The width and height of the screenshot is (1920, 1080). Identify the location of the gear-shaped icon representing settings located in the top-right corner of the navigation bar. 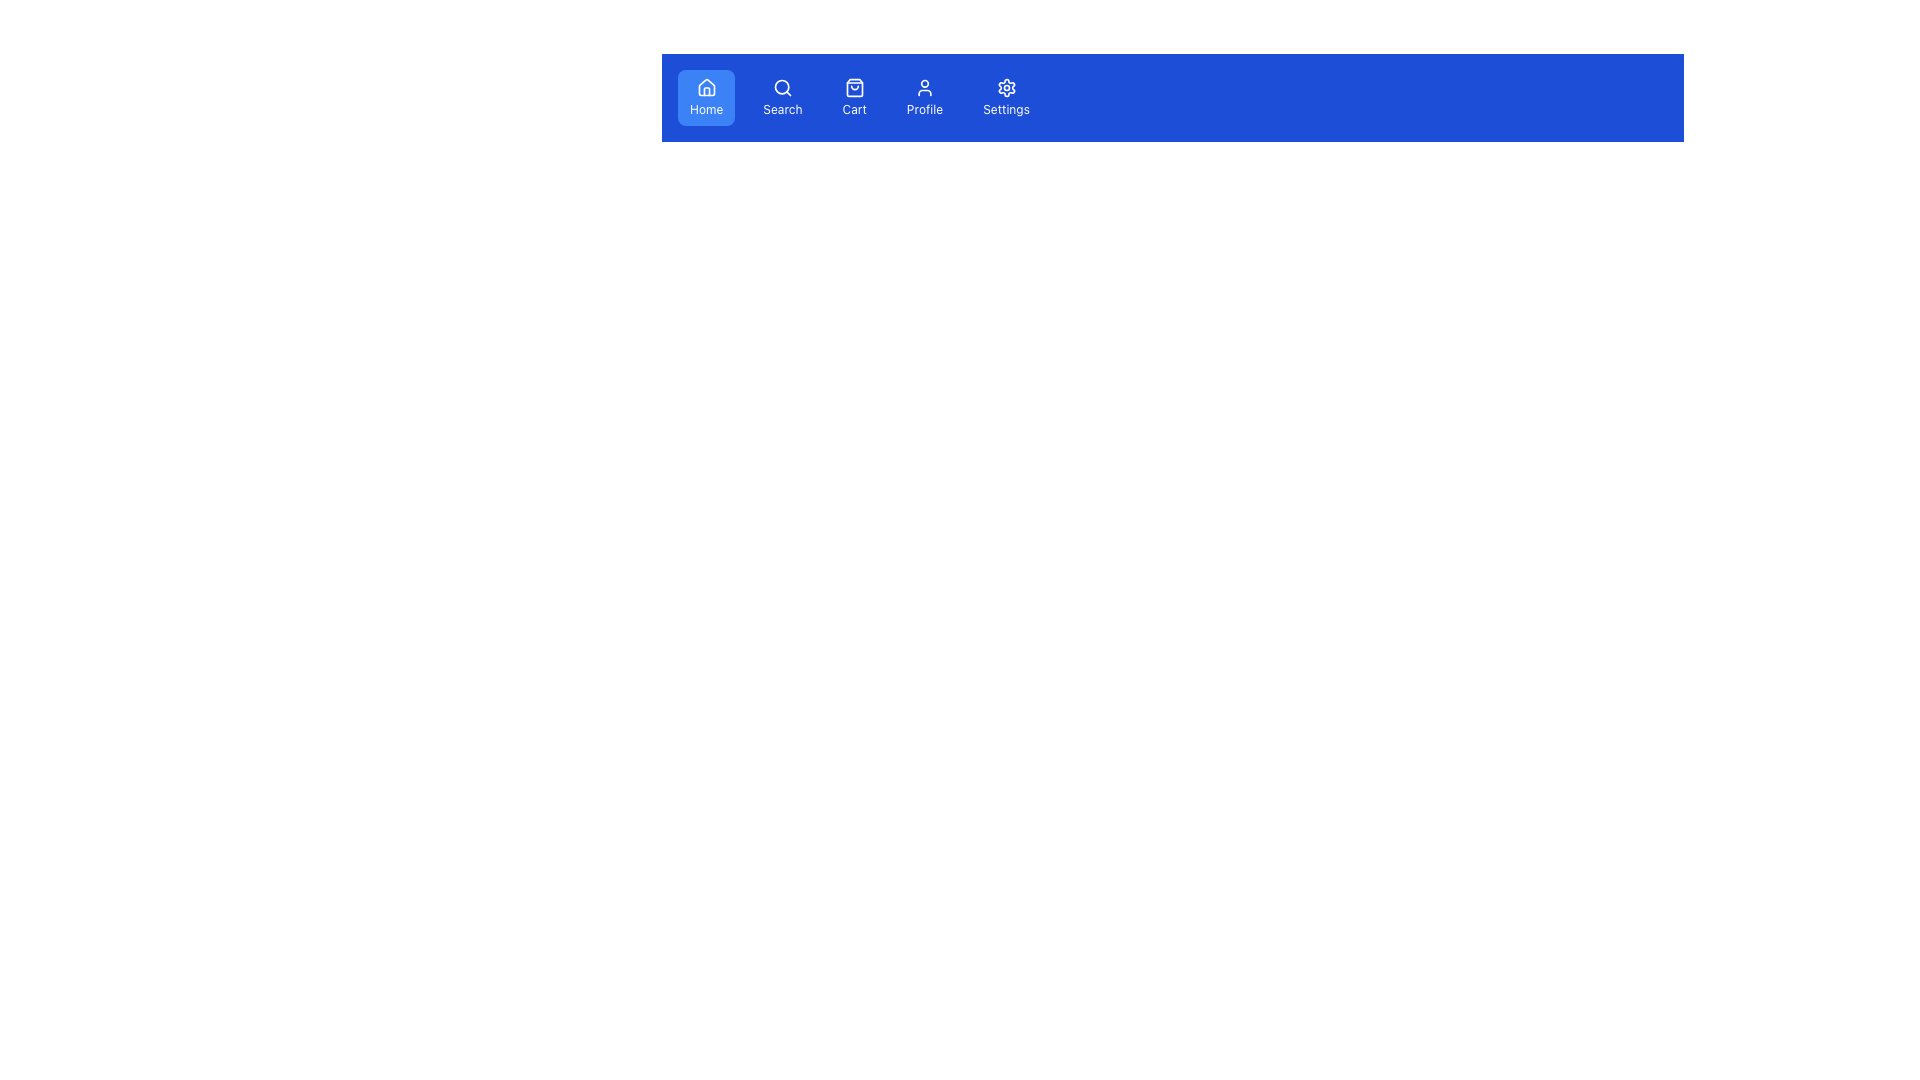
(1006, 87).